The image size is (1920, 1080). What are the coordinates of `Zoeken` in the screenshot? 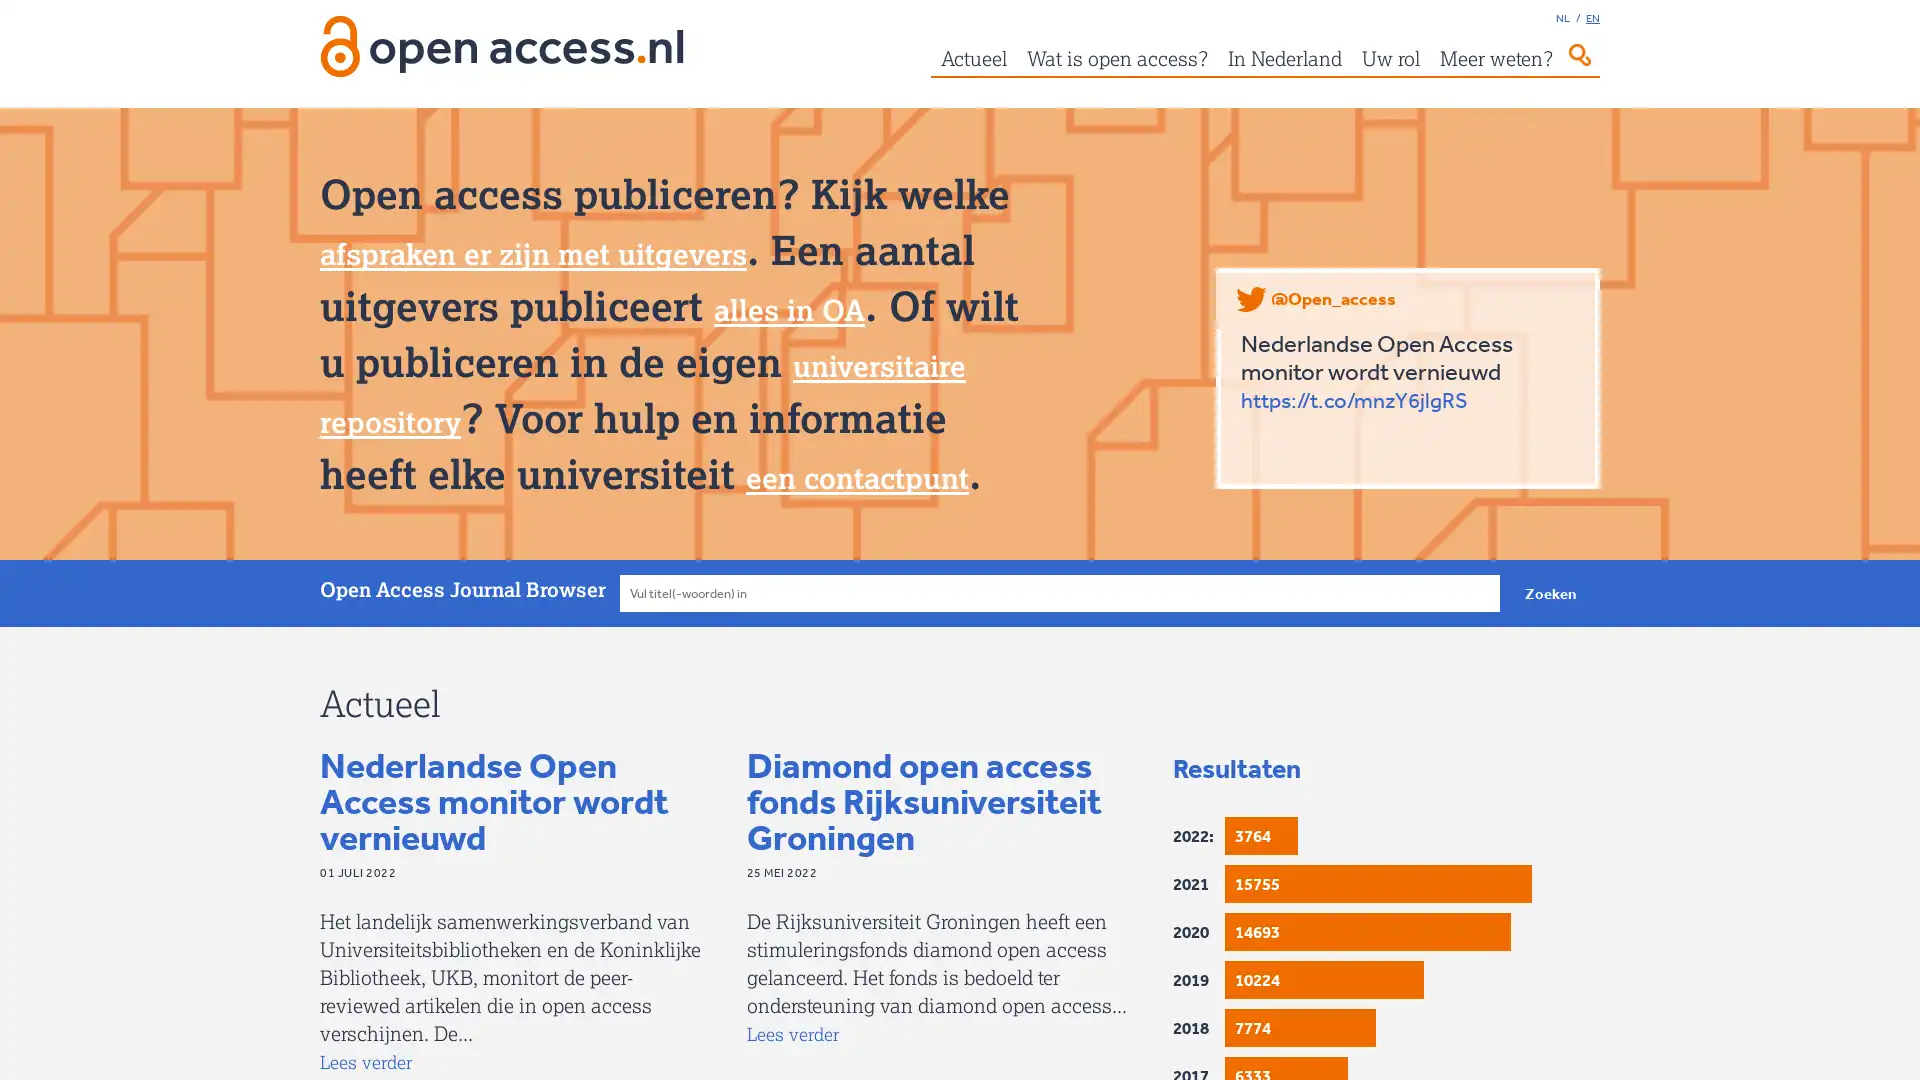 It's located at (1549, 644).